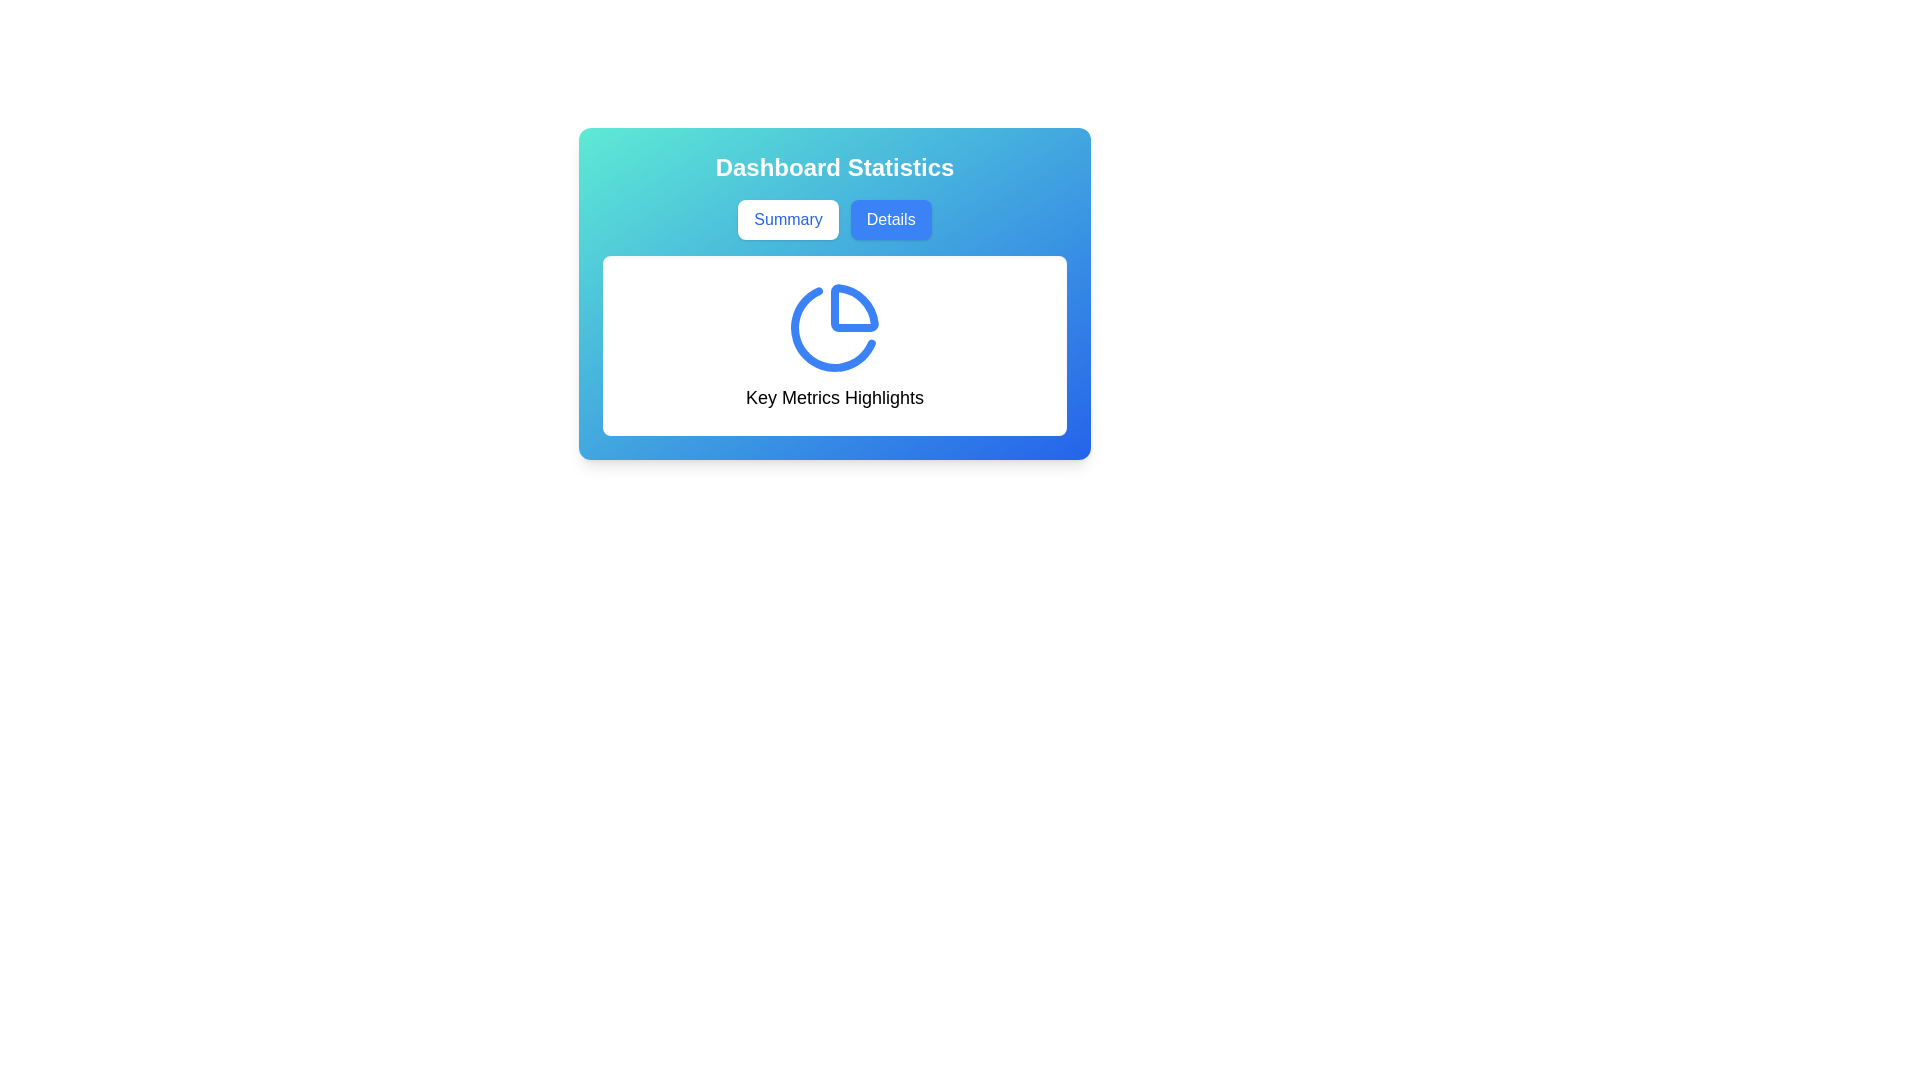 This screenshot has height=1080, width=1920. I want to click on the pie chart icon located within the 'Key Metrics Highlights' card, which is nested in a rectangular section with a gradient background beneath the 'Dashboard Statistics' title, so click(835, 293).